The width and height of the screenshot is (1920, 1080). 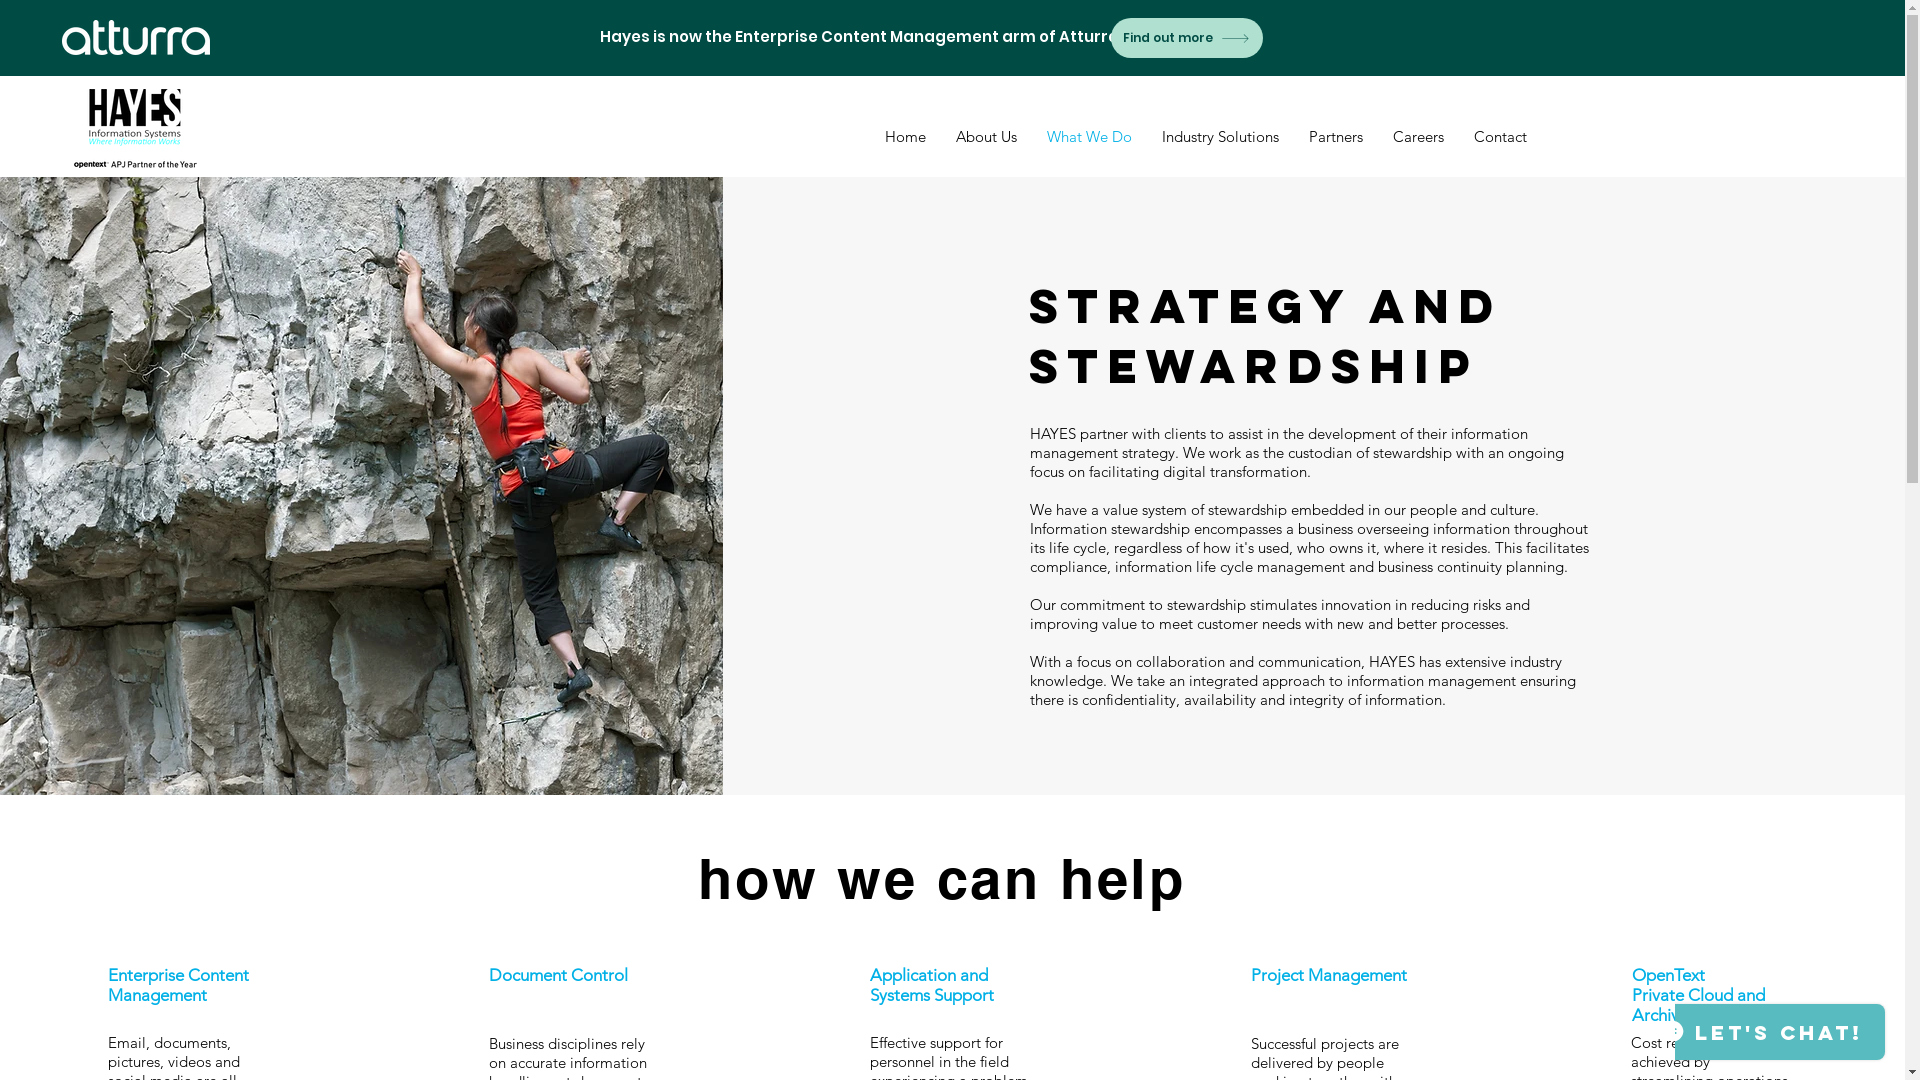 I want to click on 'Home', so click(x=904, y=136).